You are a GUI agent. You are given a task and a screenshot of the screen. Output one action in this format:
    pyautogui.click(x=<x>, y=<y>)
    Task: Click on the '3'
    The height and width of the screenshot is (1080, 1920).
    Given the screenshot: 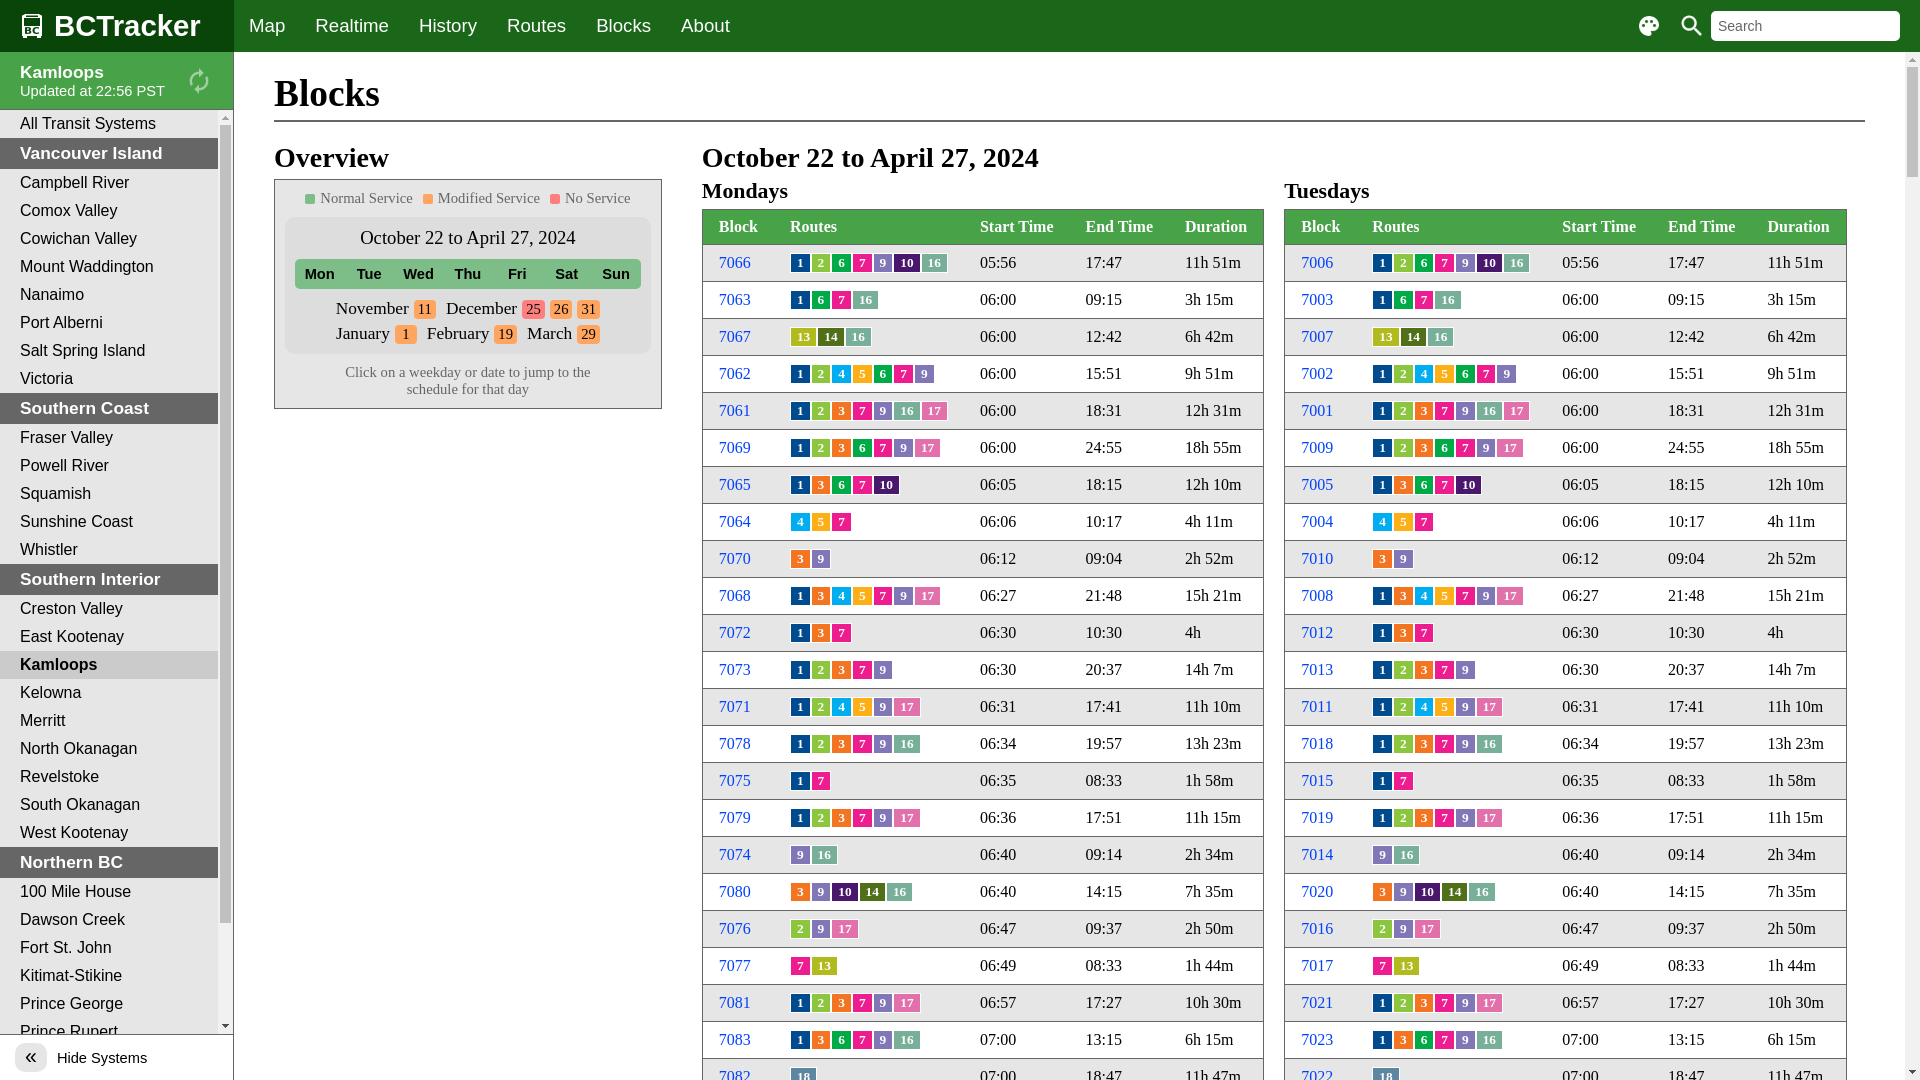 What is the action you would take?
    pyautogui.click(x=1423, y=410)
    